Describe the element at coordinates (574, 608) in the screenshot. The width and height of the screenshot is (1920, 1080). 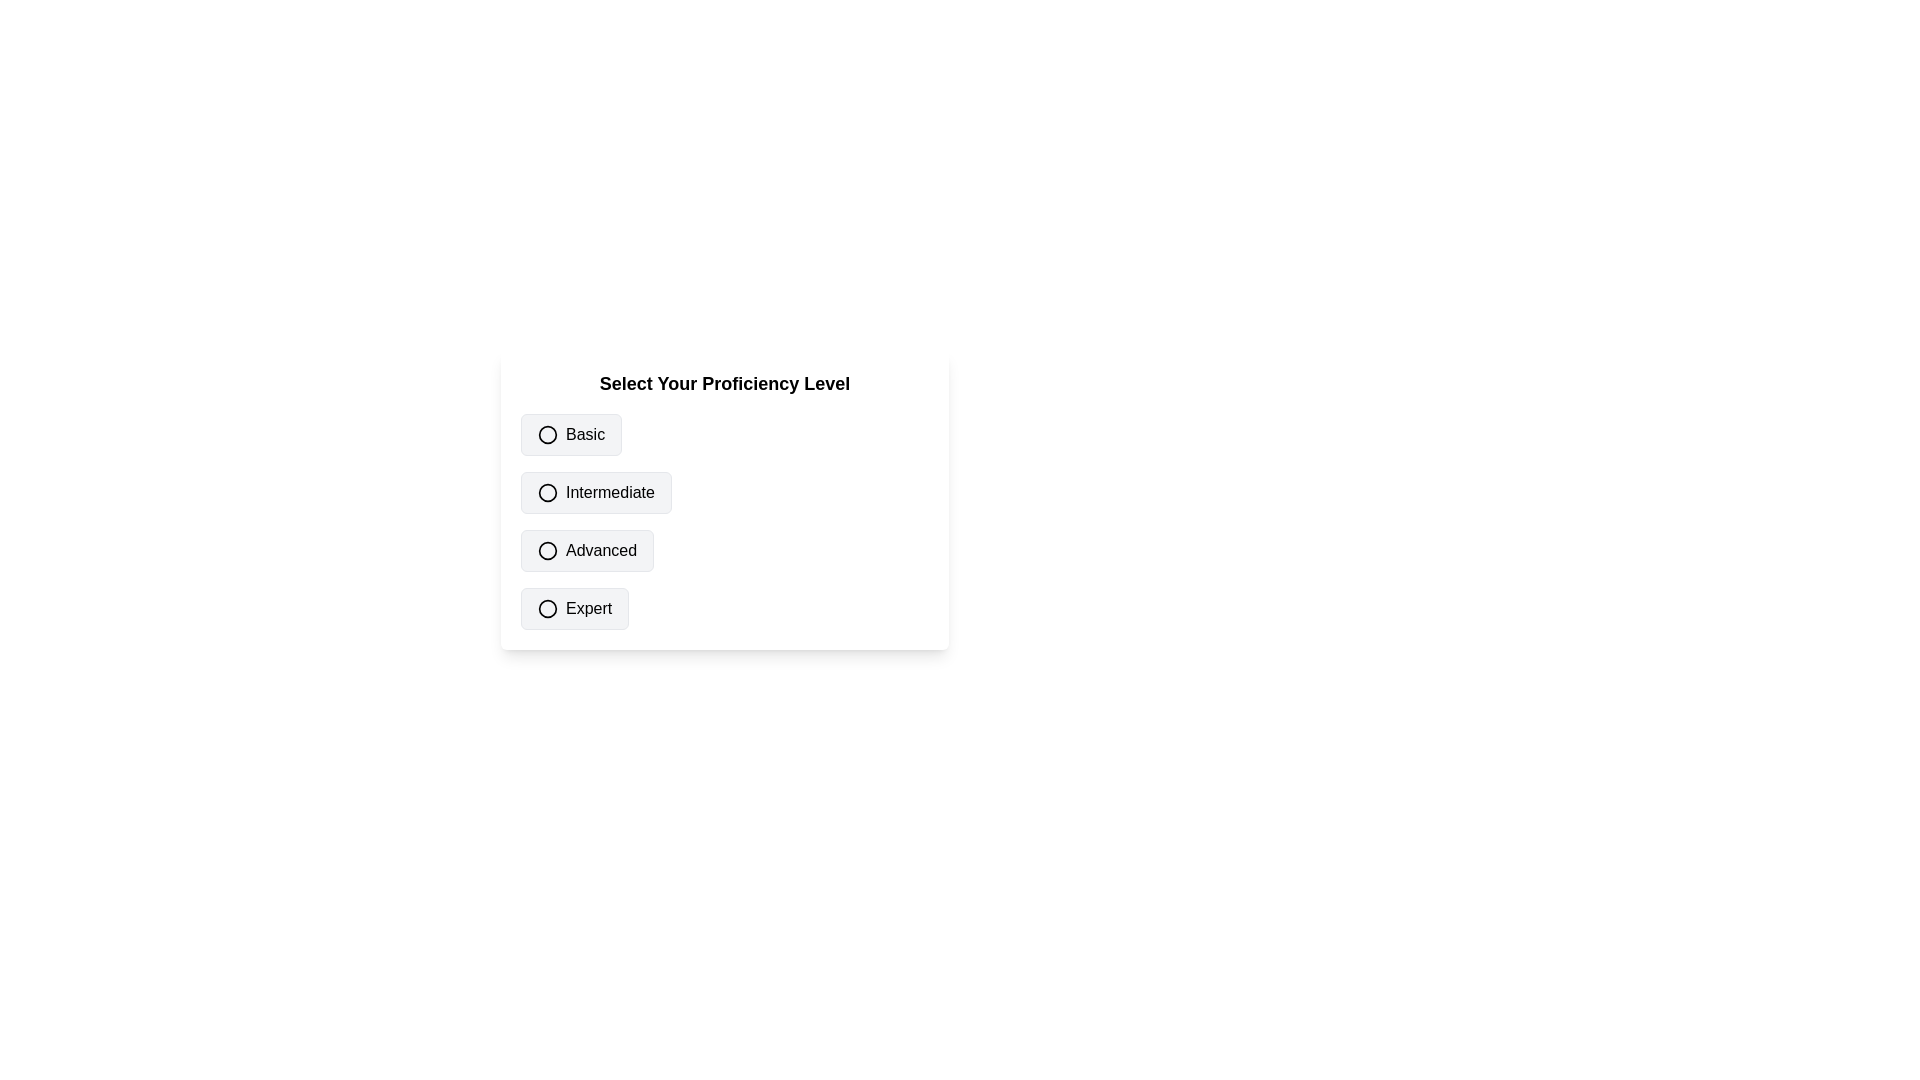
I see `the 'Expert' button-like interactive element with an embedded radio button and label located in the bottom-most position of the group within the card layout titled 'Select Your Proficiency Level'` at that location.